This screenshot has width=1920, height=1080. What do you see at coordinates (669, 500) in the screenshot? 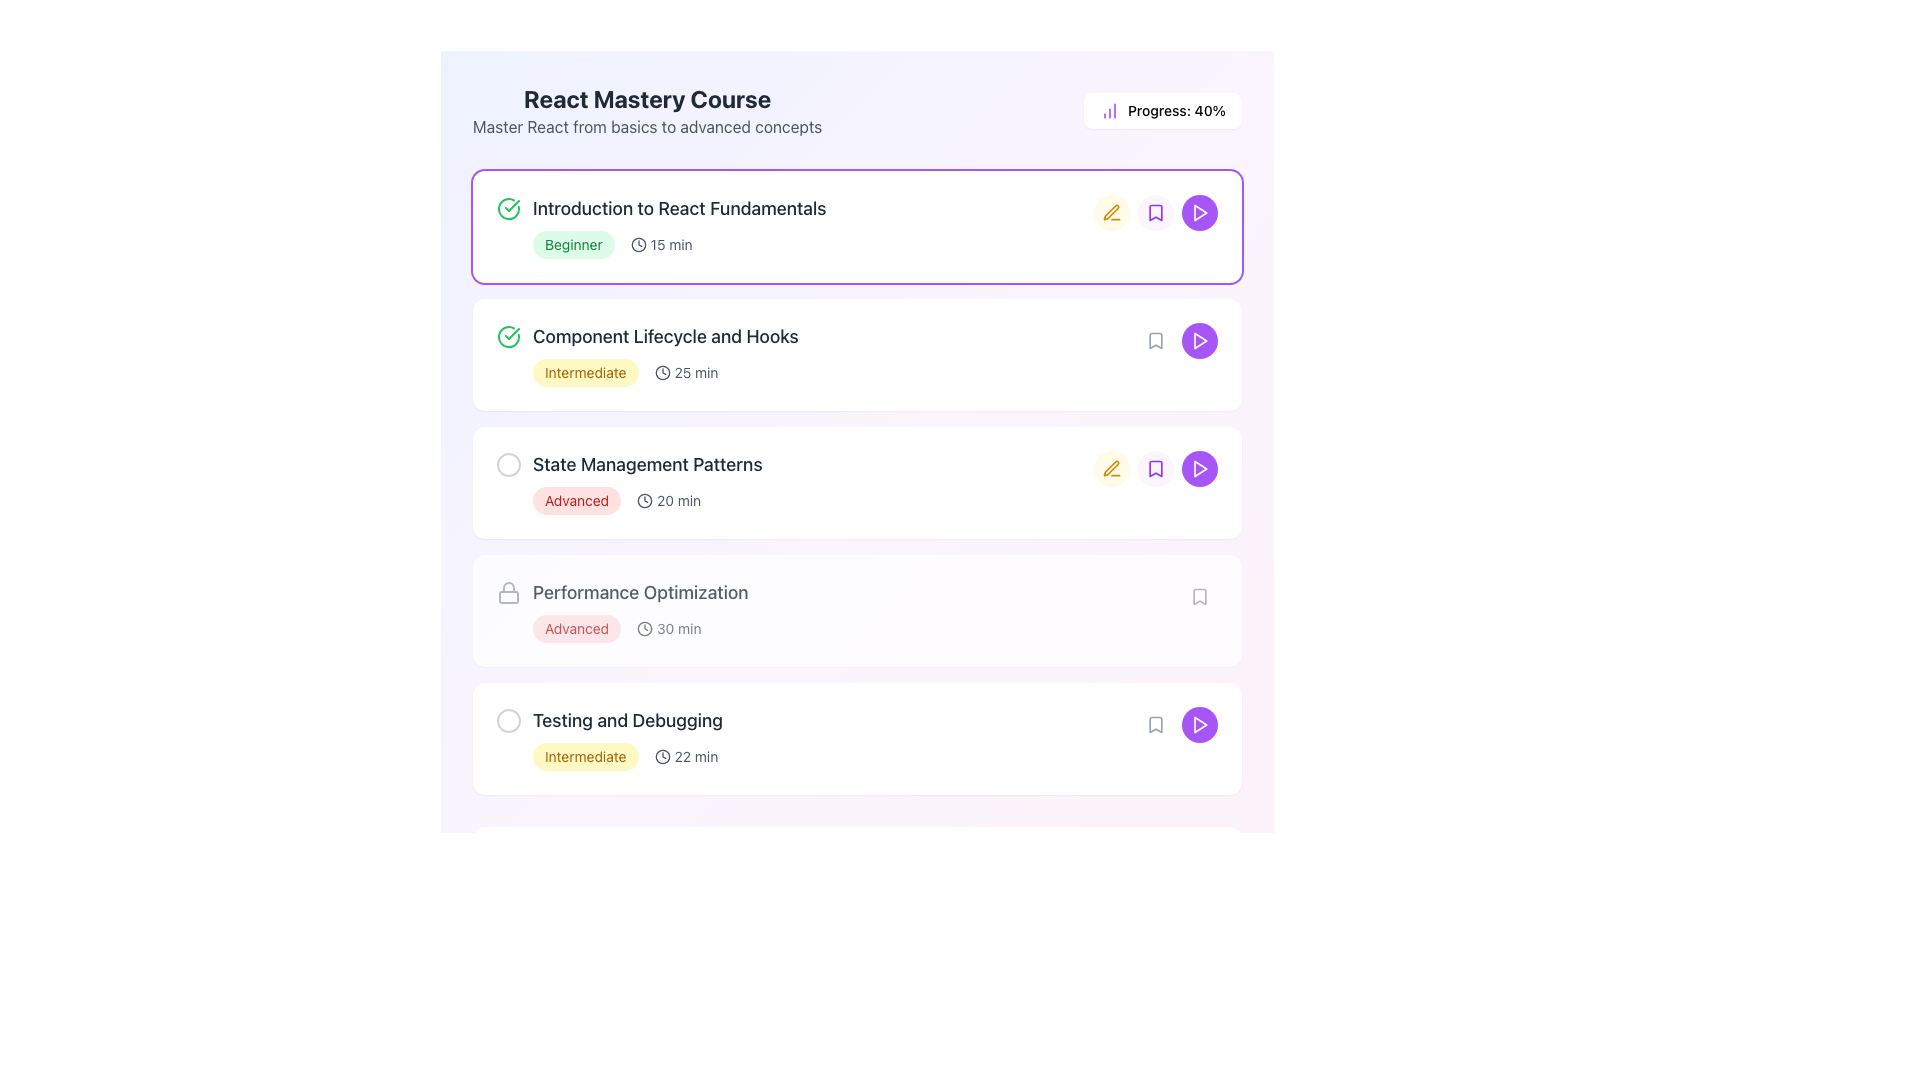
I see `the text label displaying the estimated time for the 'State Management Patterns' module, located under the 'Advanced' badge in the third item of a vertical list` at bounding box center [669, 500].